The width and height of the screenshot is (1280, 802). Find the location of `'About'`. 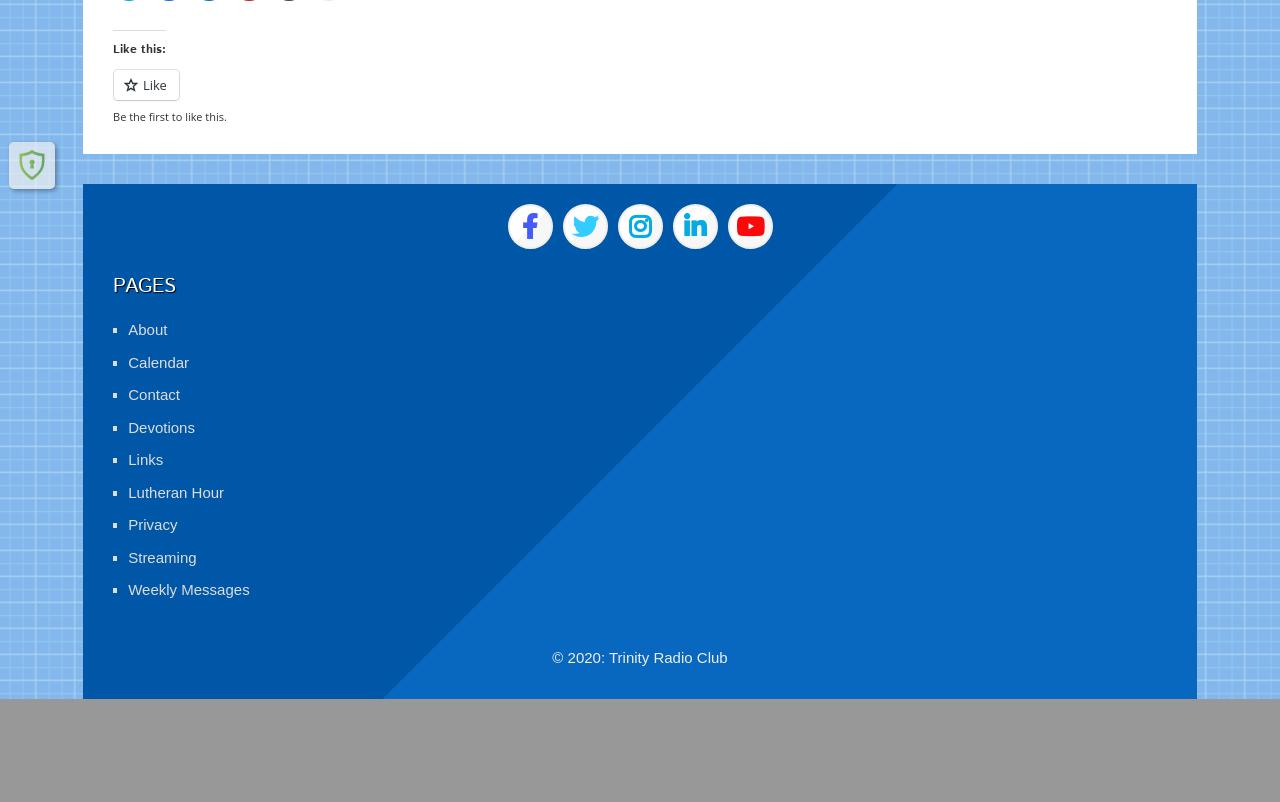

'About' is located at coordinates (146, 305).